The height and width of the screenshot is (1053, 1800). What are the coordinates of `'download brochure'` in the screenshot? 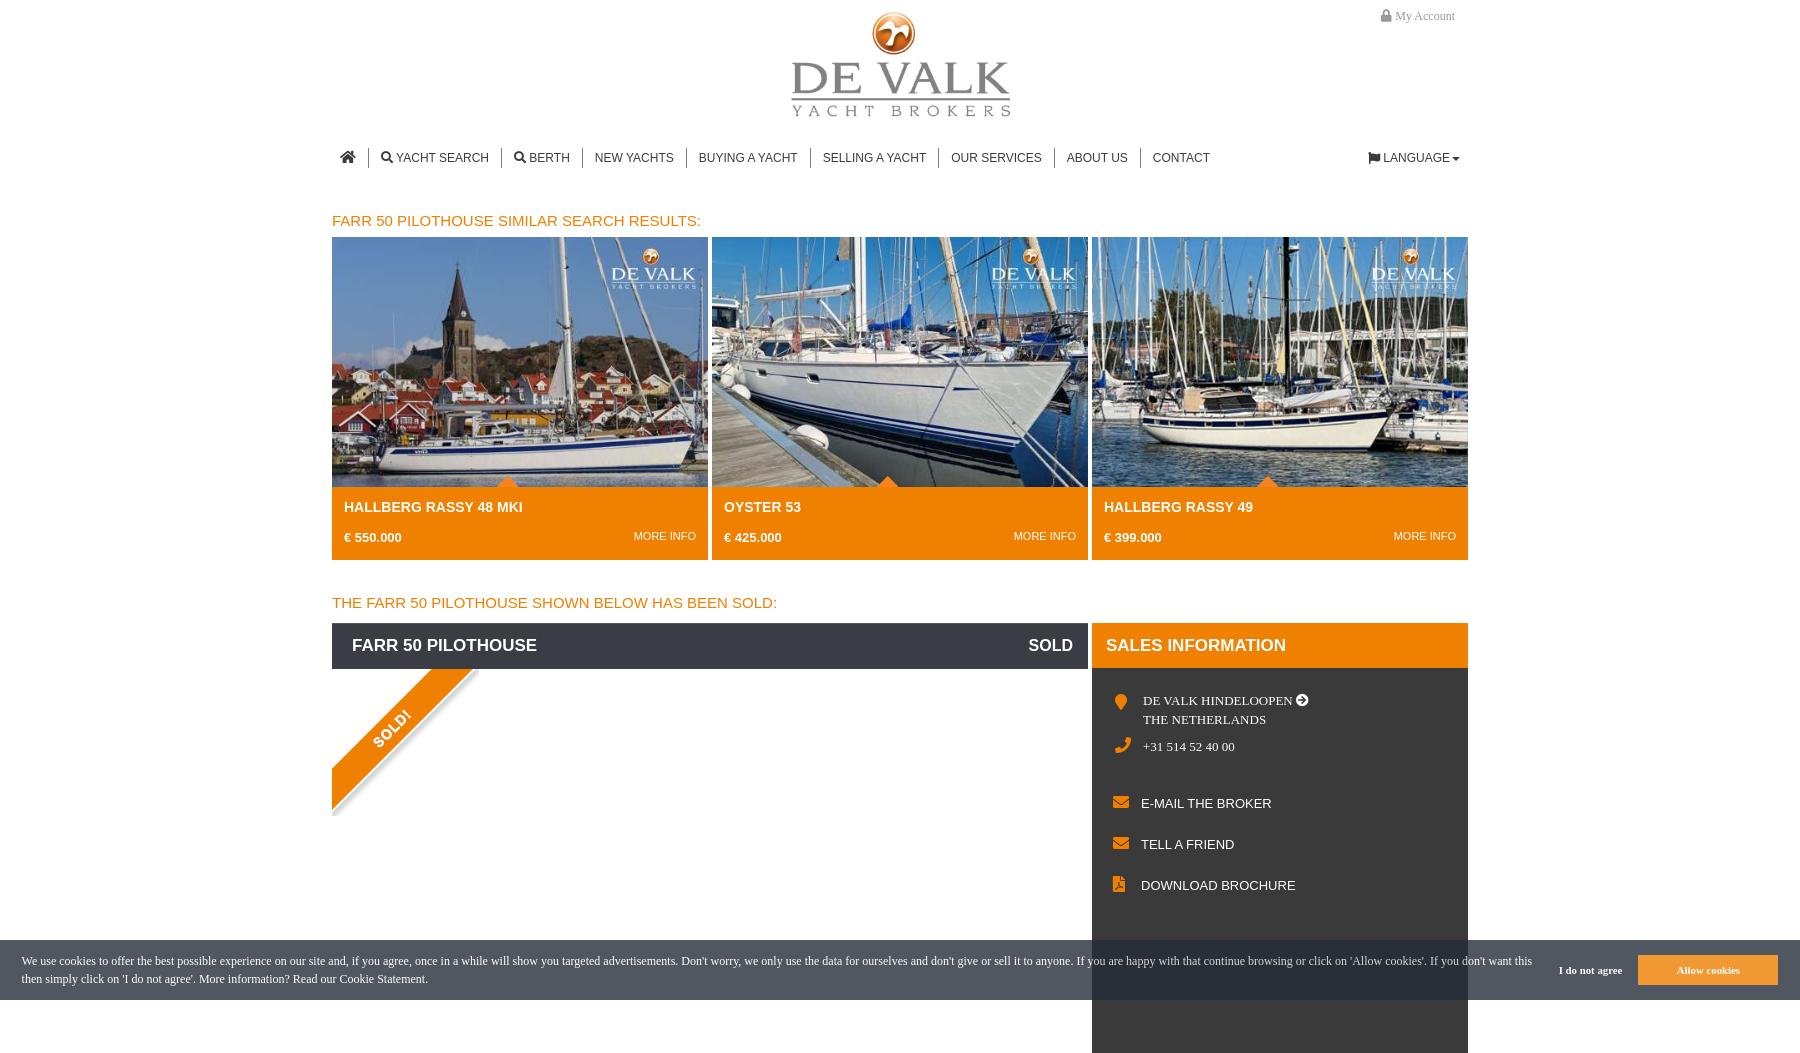 It's located at (1140, 885).